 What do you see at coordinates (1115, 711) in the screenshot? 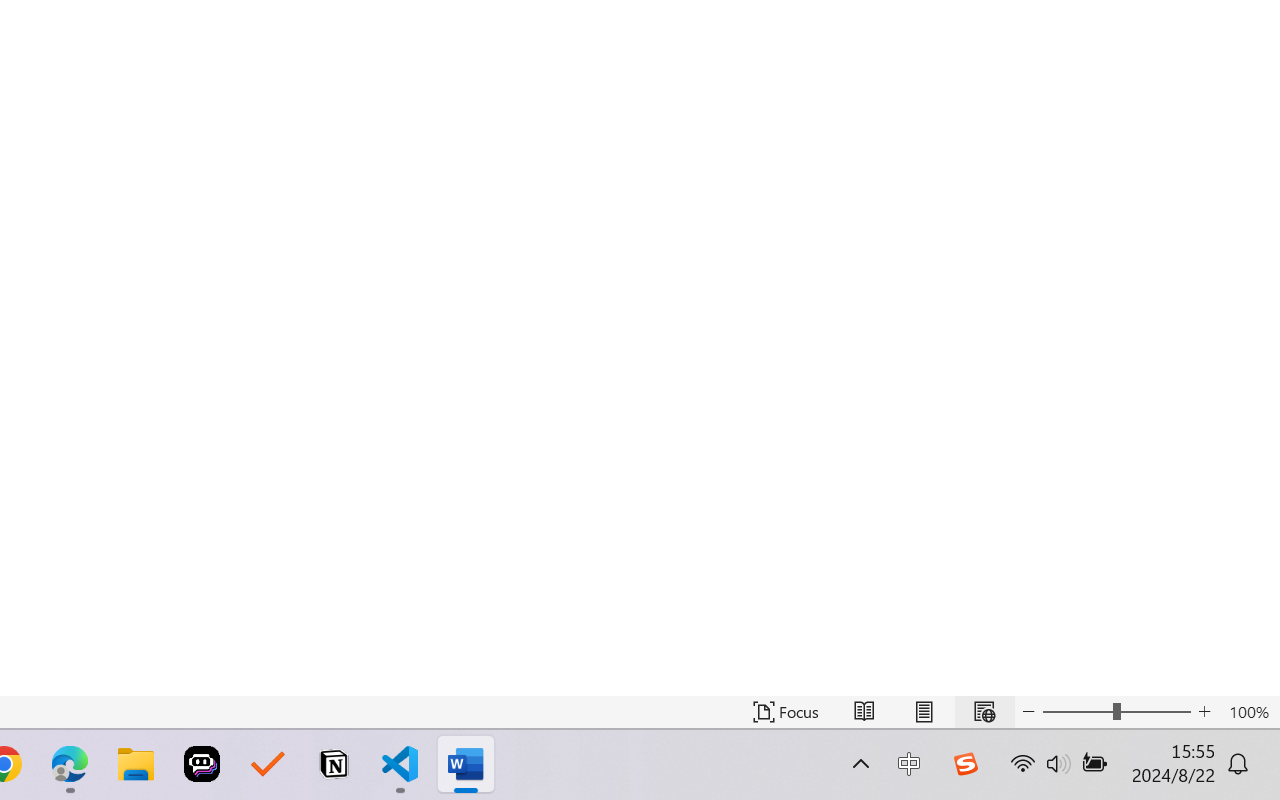
I see `'Zoom'` at bounding box center [1115, 711].